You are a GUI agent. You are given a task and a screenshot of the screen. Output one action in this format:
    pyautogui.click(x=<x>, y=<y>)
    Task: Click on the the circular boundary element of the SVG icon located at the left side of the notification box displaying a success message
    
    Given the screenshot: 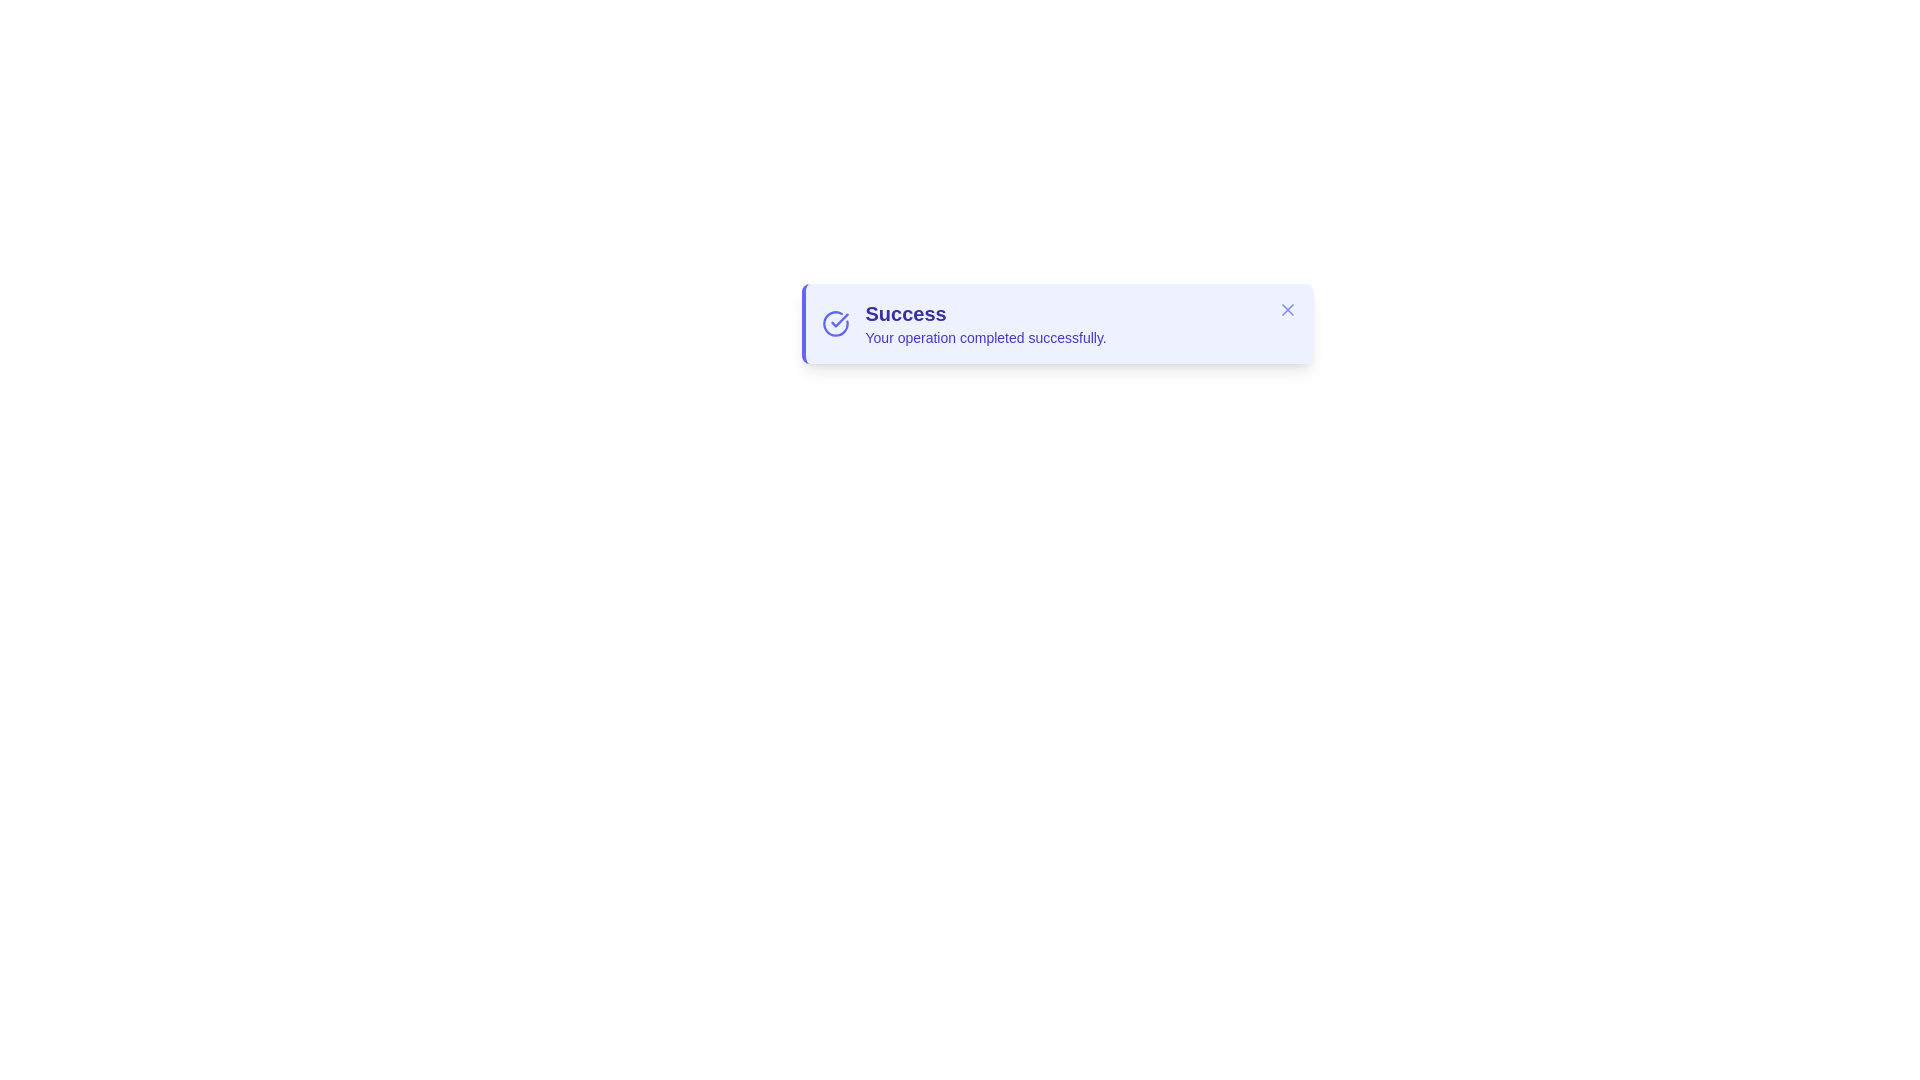 What is the action you would take?
    pyautogui.click(x=835, y=323)
    